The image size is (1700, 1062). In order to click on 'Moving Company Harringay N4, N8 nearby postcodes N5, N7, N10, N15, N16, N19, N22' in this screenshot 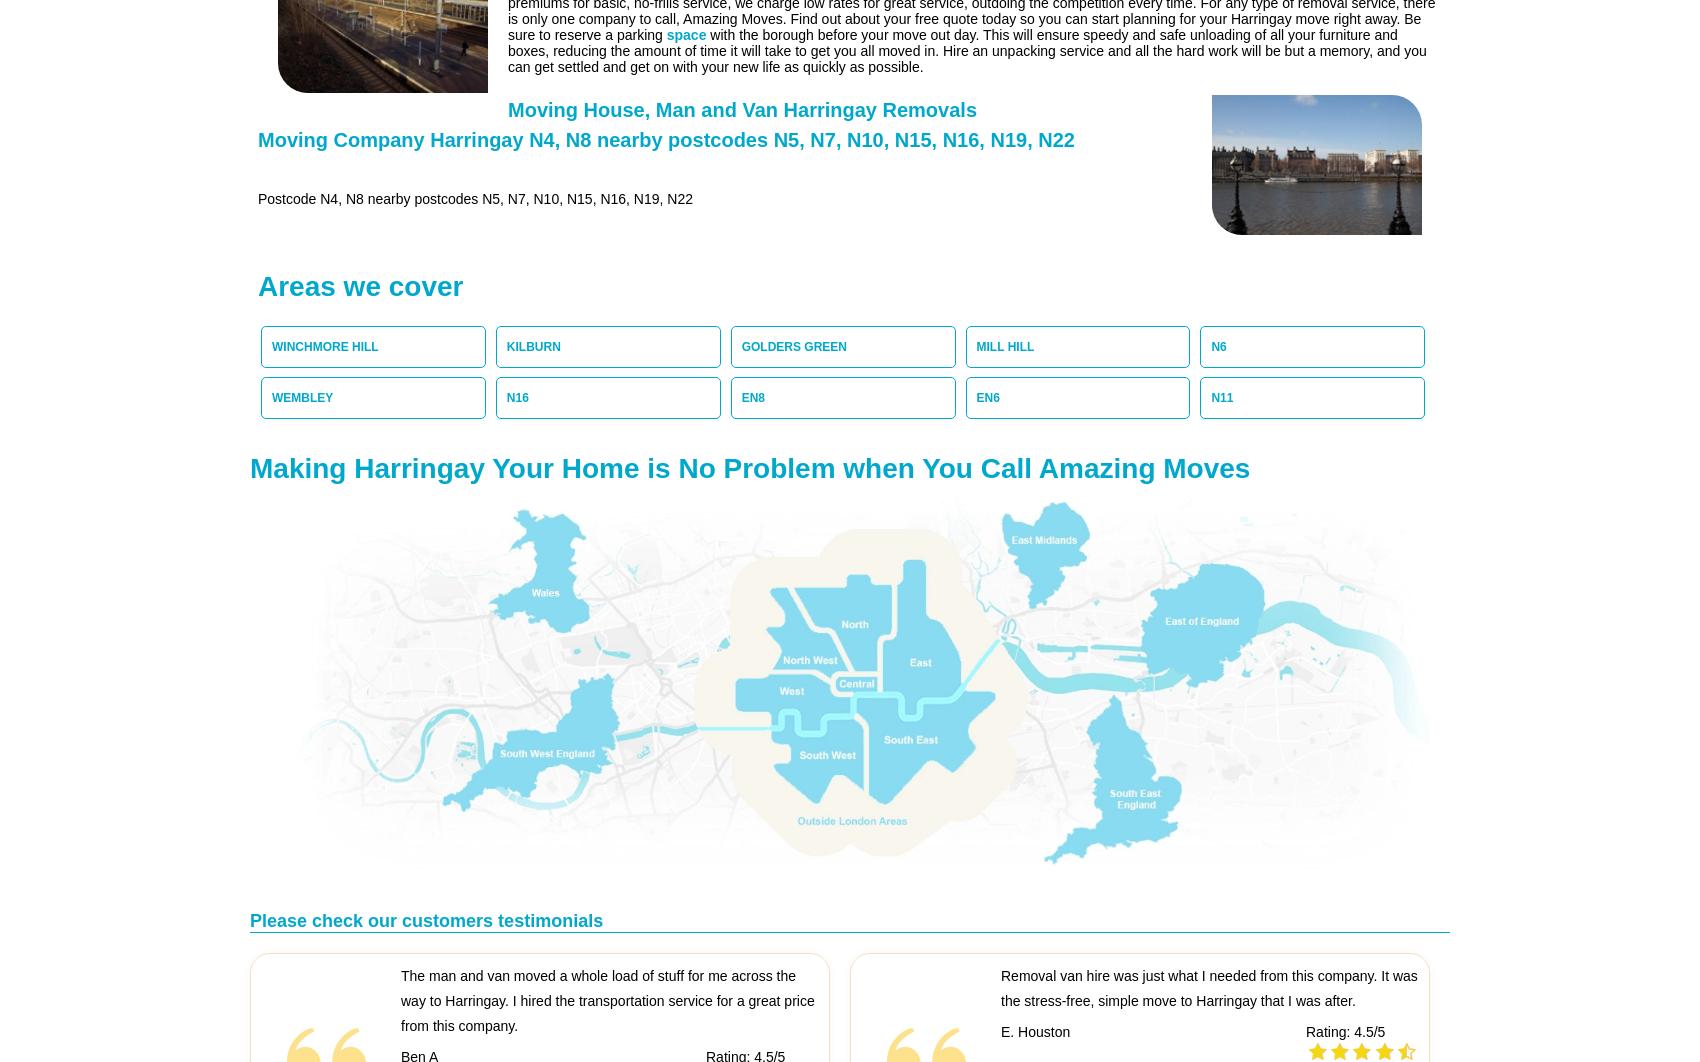, I will do `click(666, 139)`.